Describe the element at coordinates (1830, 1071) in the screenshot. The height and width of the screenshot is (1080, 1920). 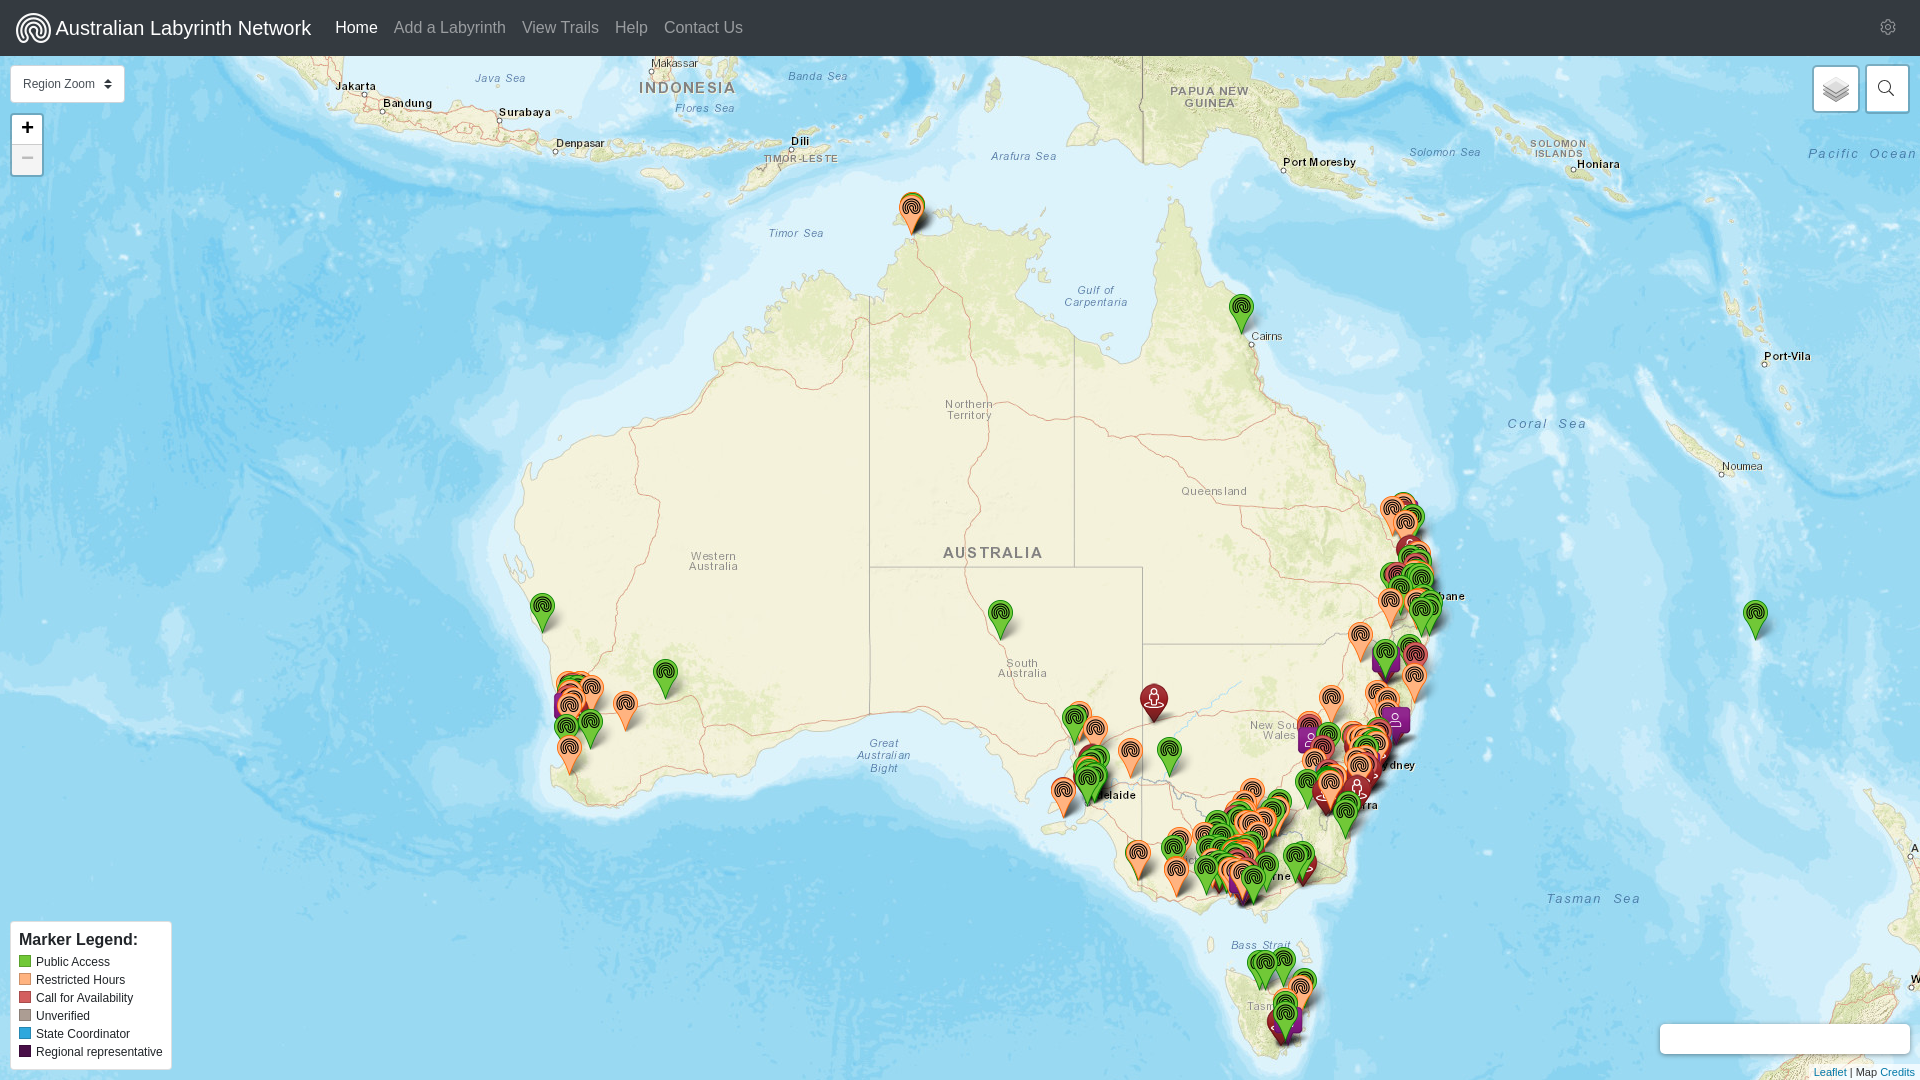
I see `'Leaflet'` at that location.